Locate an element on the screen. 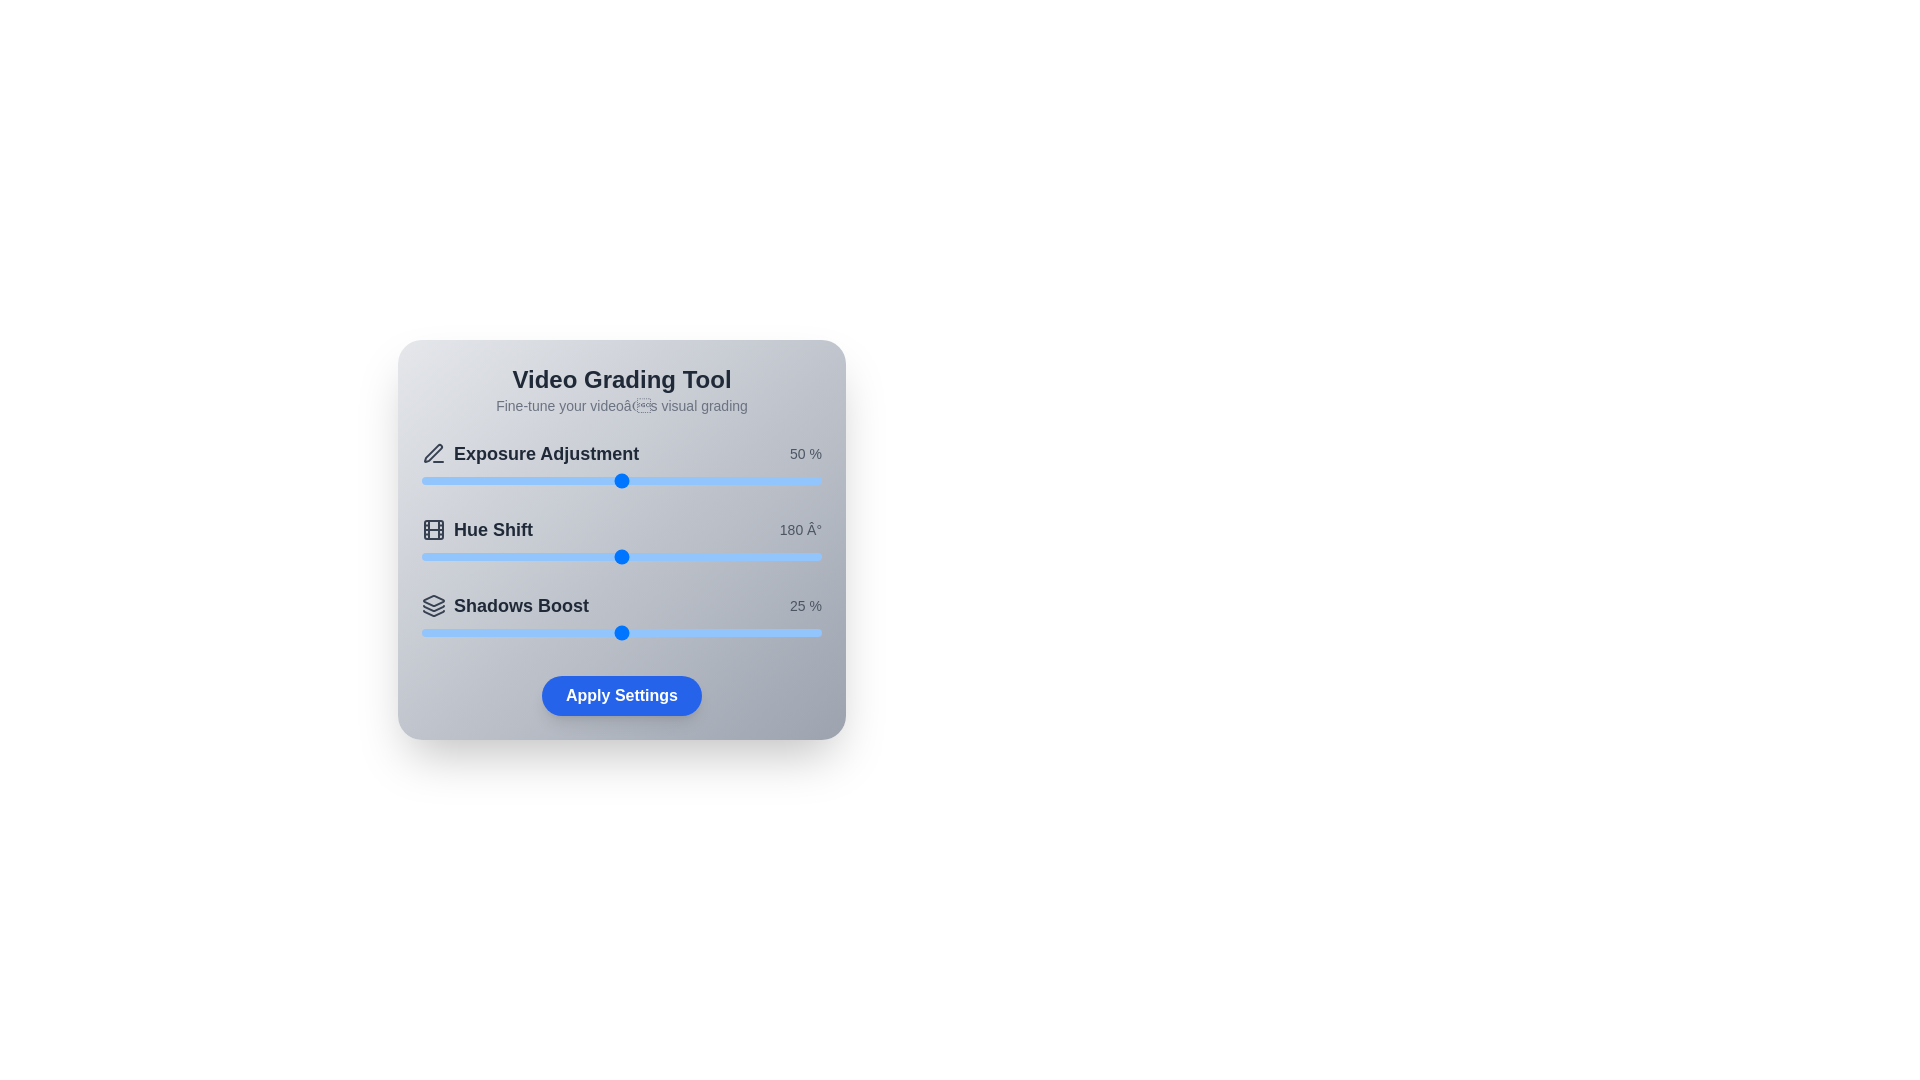 The width and height of the screenshot is (1920, 1080). the hue shift is located at coordinates (491, 556).